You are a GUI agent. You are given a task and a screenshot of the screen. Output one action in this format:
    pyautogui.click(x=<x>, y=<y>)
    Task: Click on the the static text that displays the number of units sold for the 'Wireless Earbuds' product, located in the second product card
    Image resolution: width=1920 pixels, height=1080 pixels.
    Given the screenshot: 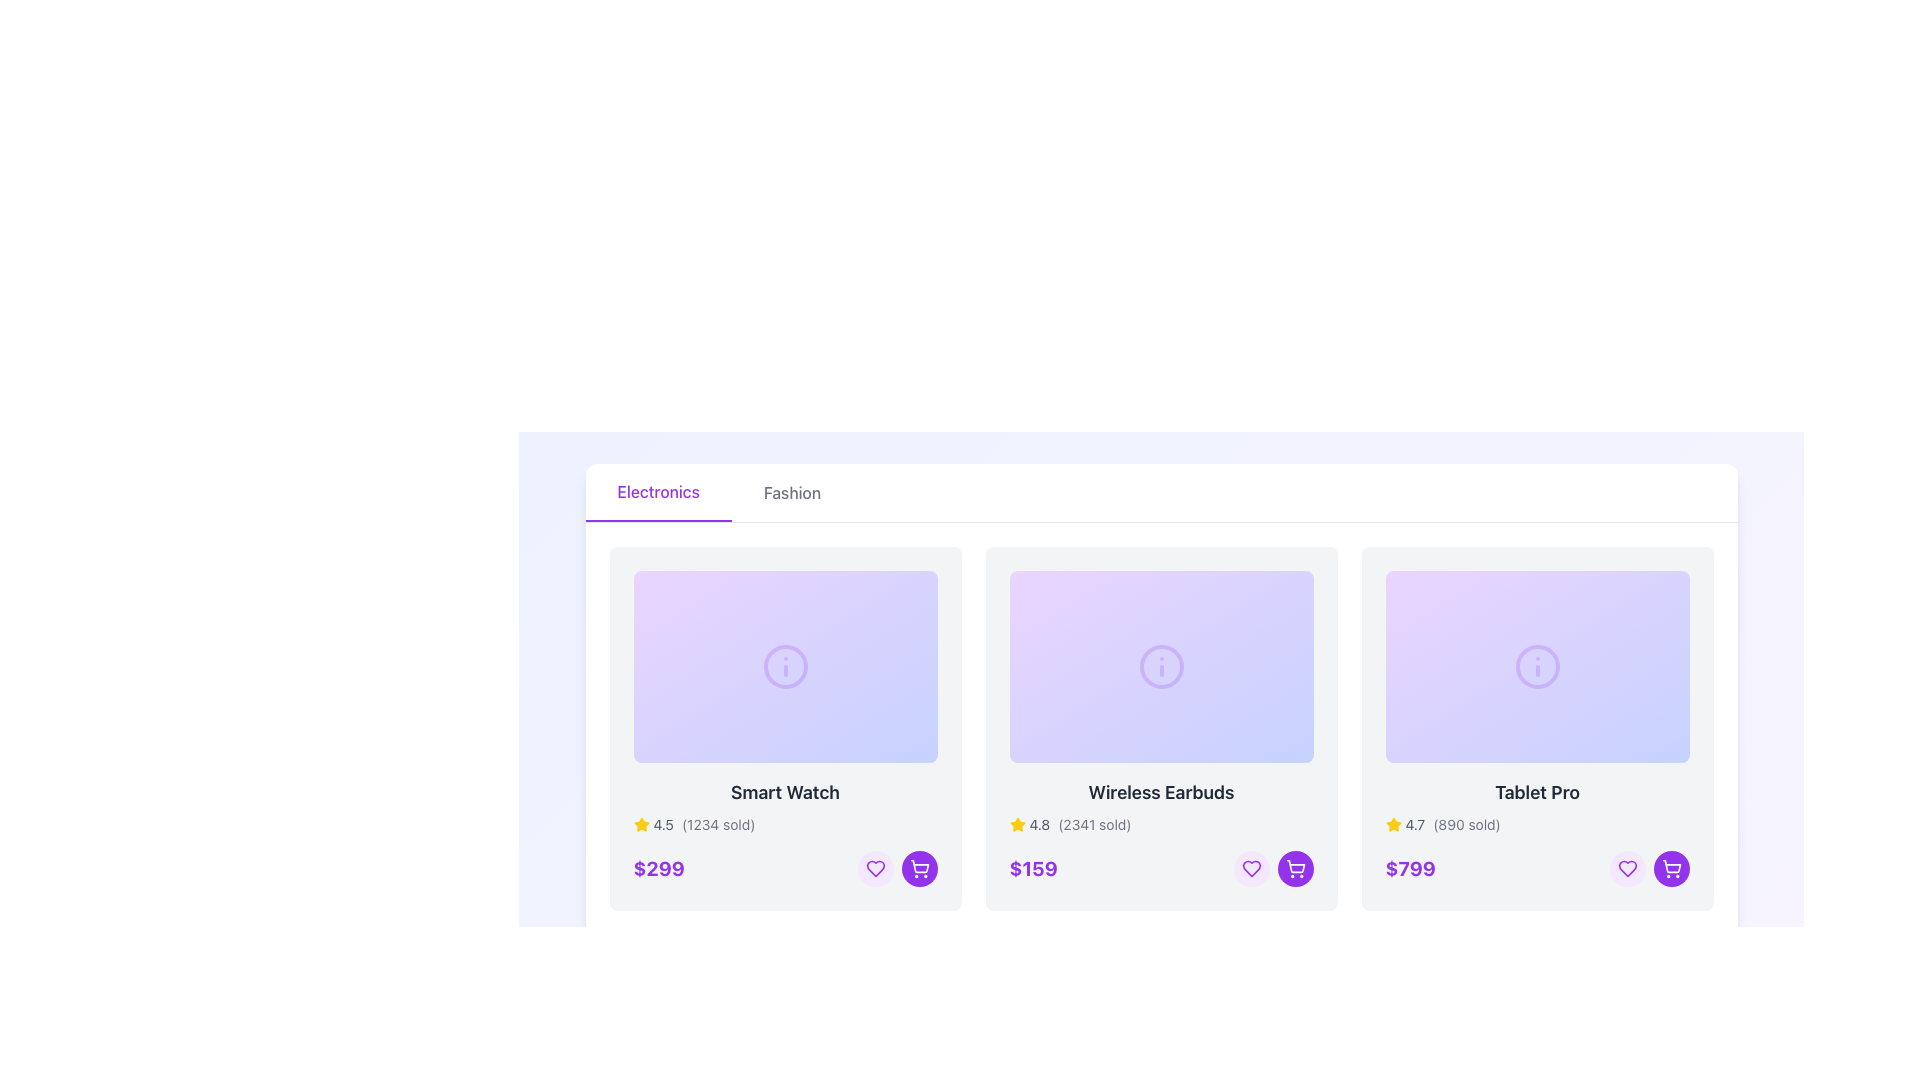 What is the action you would take?
    pyautogui.click(x=1093, y=825)
    